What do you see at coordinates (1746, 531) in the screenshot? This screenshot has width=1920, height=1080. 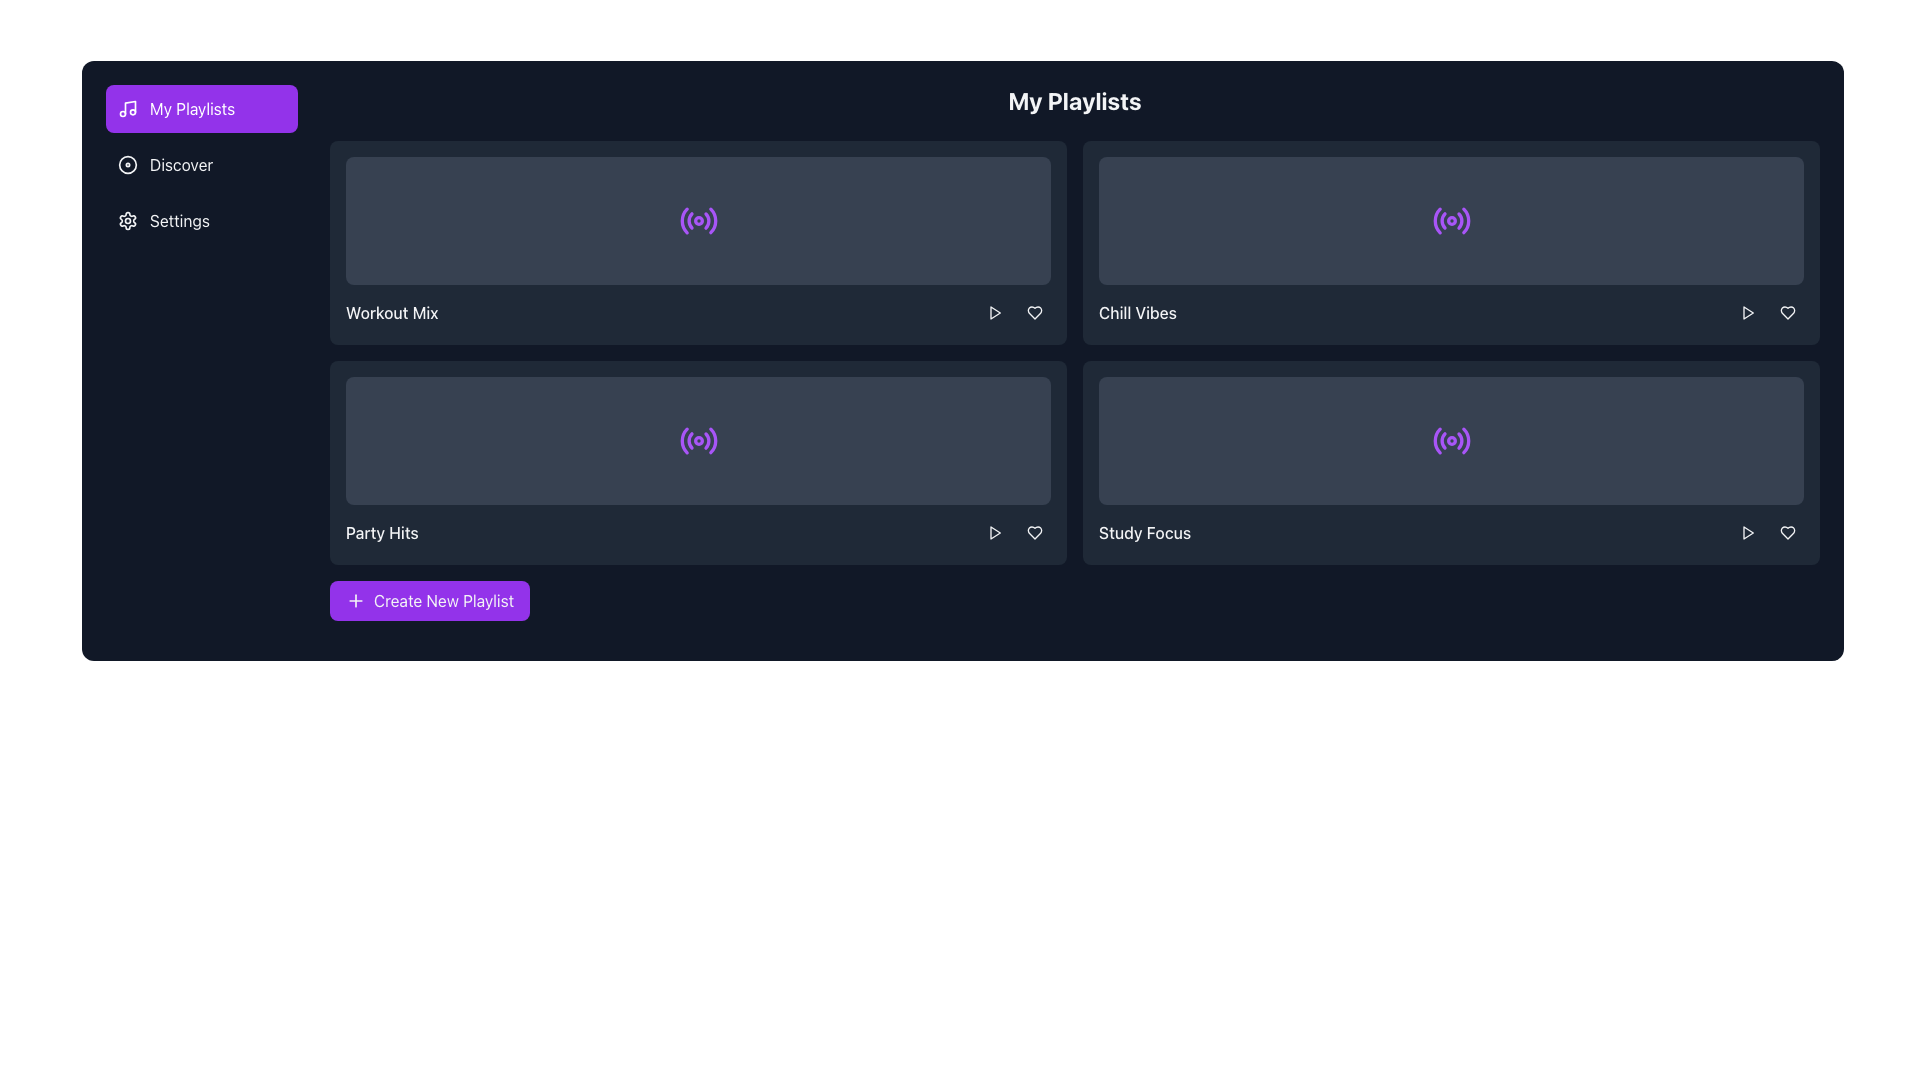 I see `the play button located at the bottom-right of the 'Study Focus' playlist card to play the associated media` at bounding box center [1746, 531].